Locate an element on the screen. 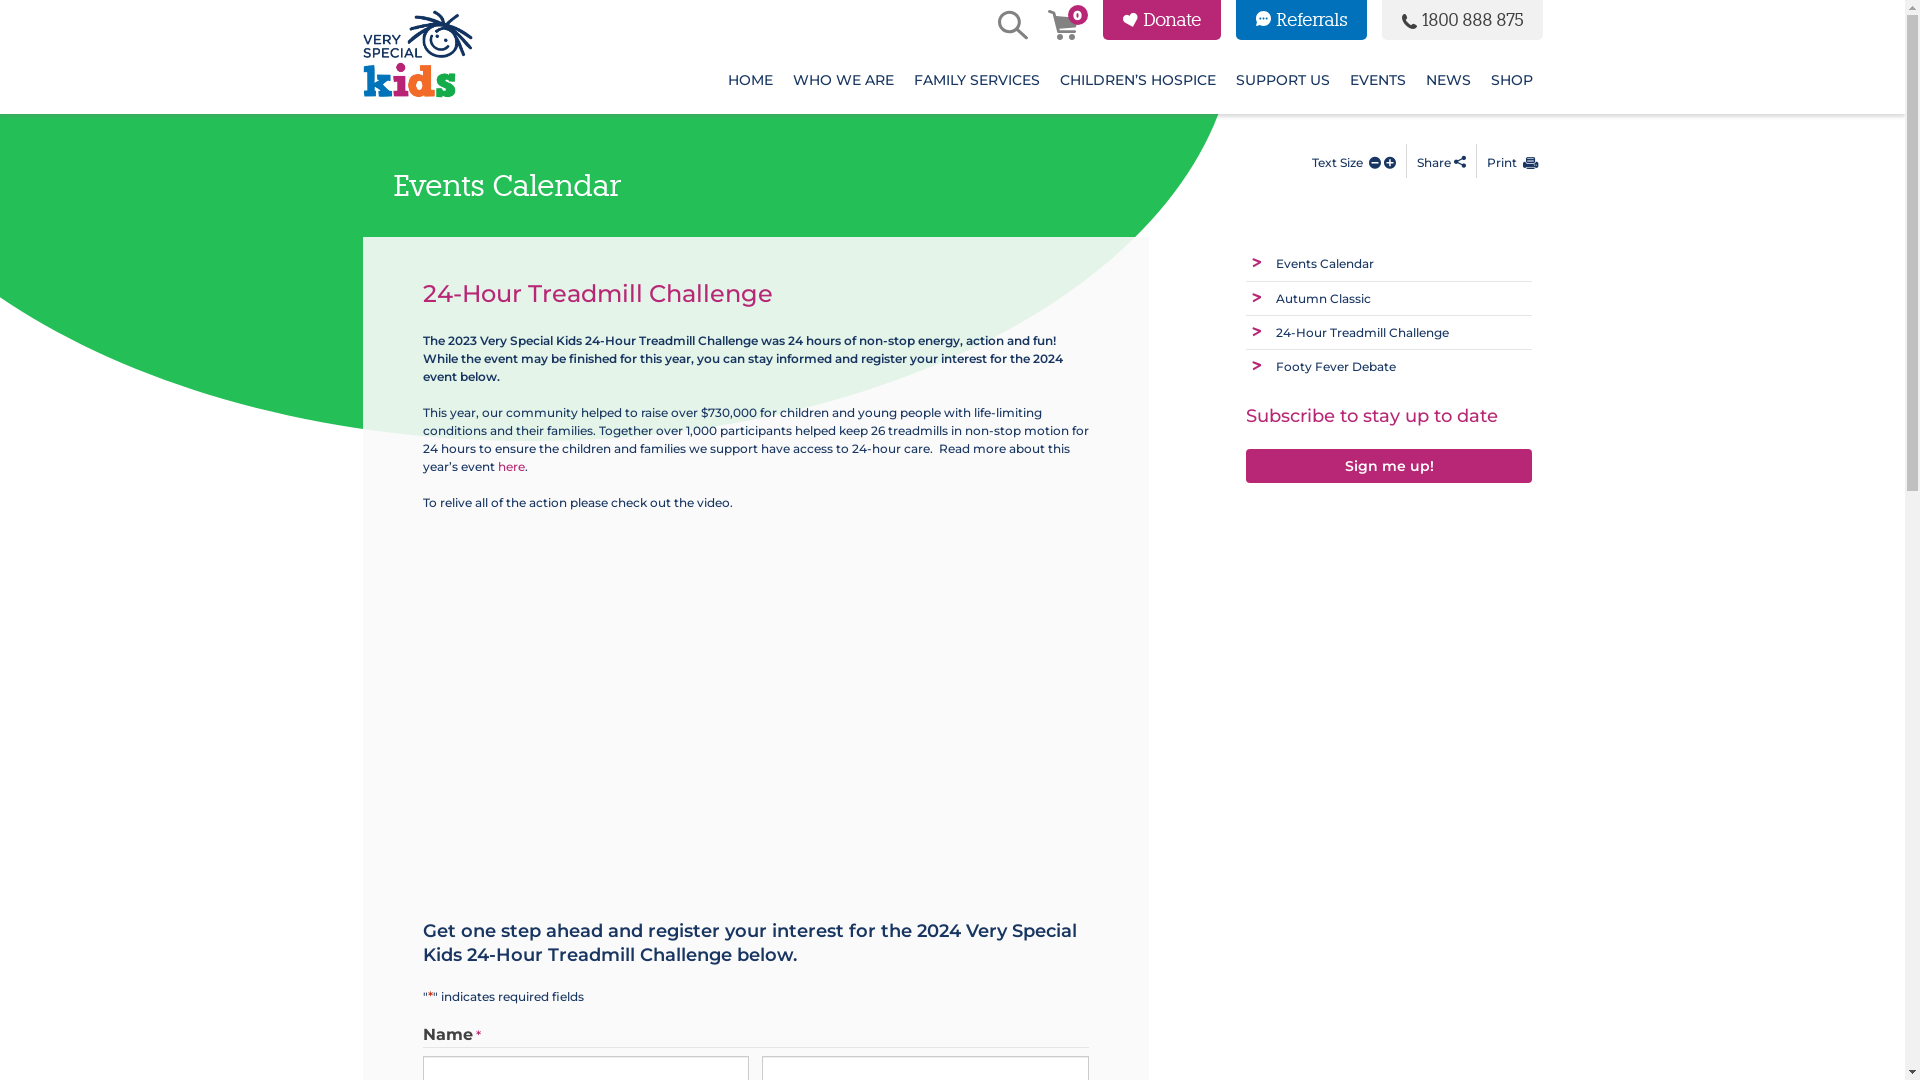 This screenshot has height=1080, width=1920. 'NEWS' is located at coordinates (1415, 79).